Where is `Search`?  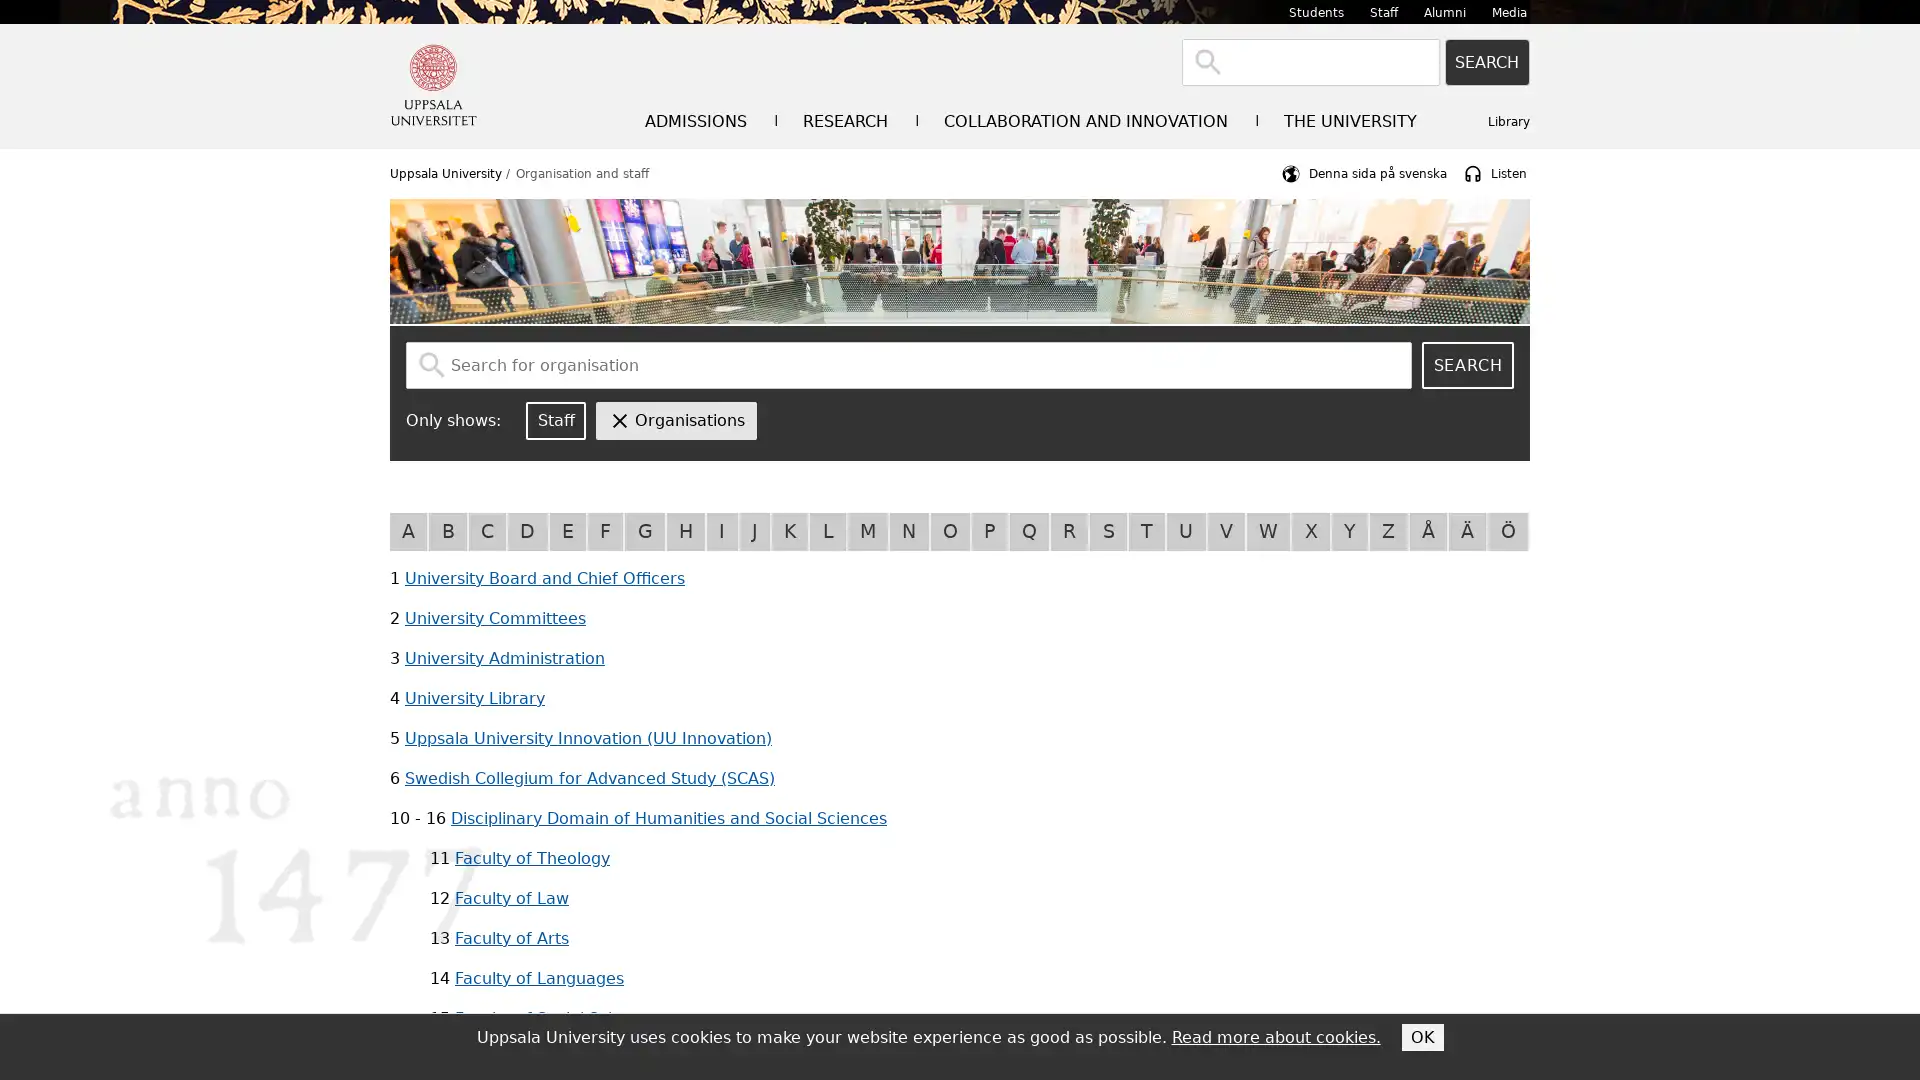
Search is located at coordinates (1468, 365).